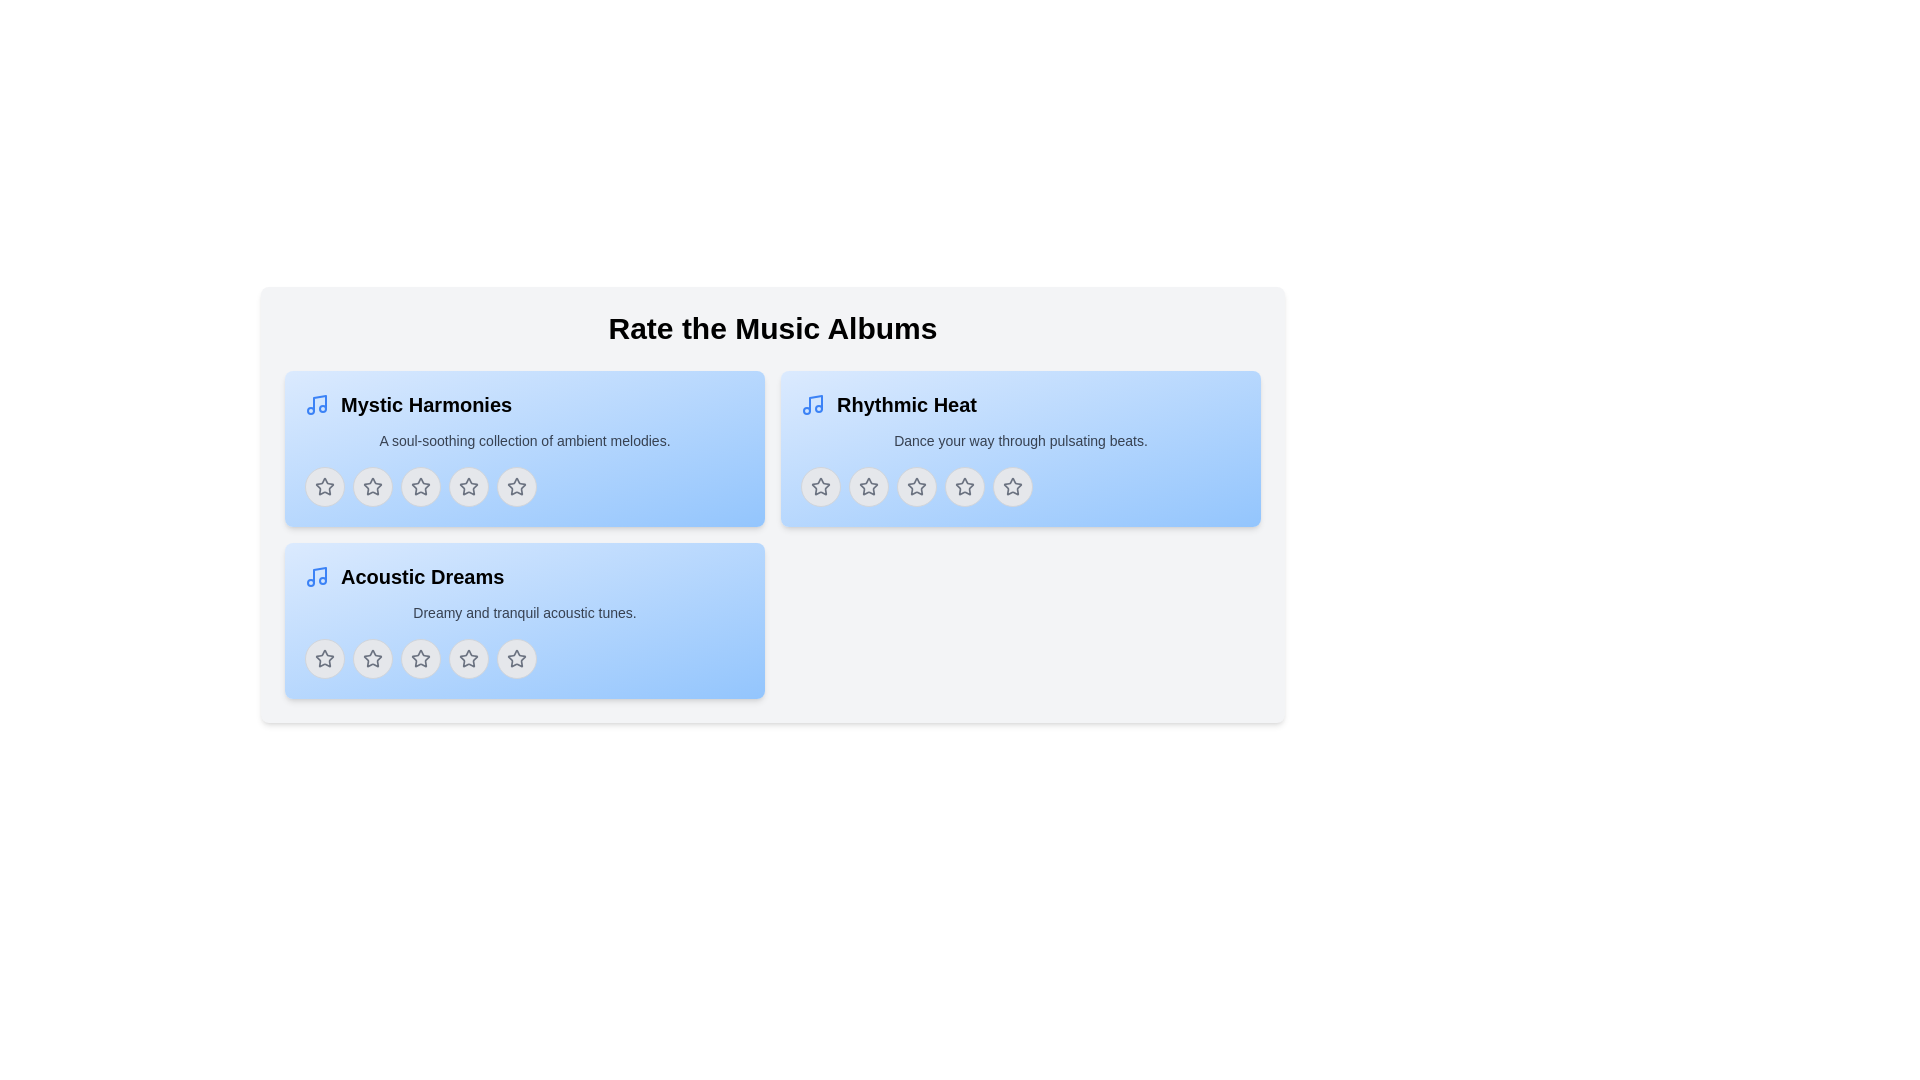  What do you see at coordinates (468, 658) in the screenshot?
I see `the fourth star-shaped rating icon` at bounding box center [468, 658].